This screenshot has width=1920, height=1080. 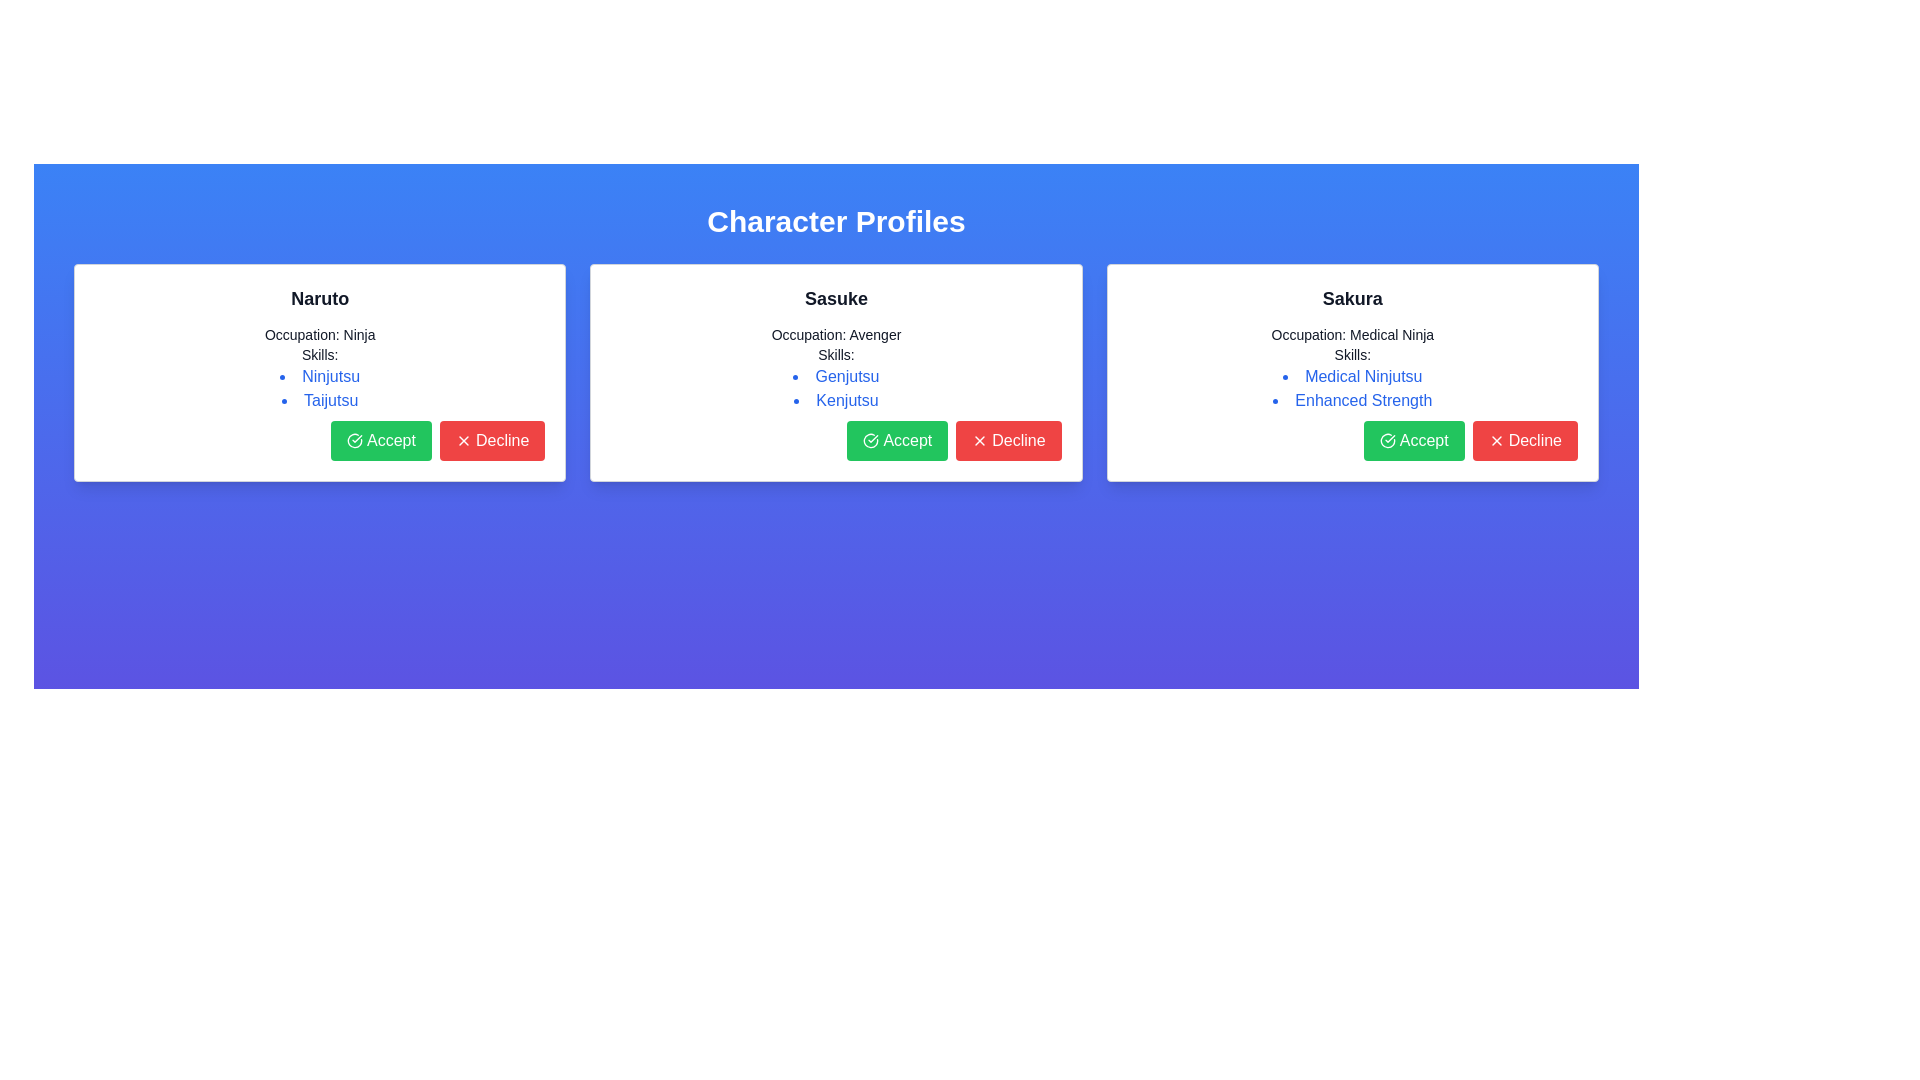 What do you see at coordinates (896, 439) in the screenshot?
I see `the button to accept the 'Sasuke' profile, located in the bottom row of action buttons, to the left of the red 'Decline' button` at bounding box center [896, 439].